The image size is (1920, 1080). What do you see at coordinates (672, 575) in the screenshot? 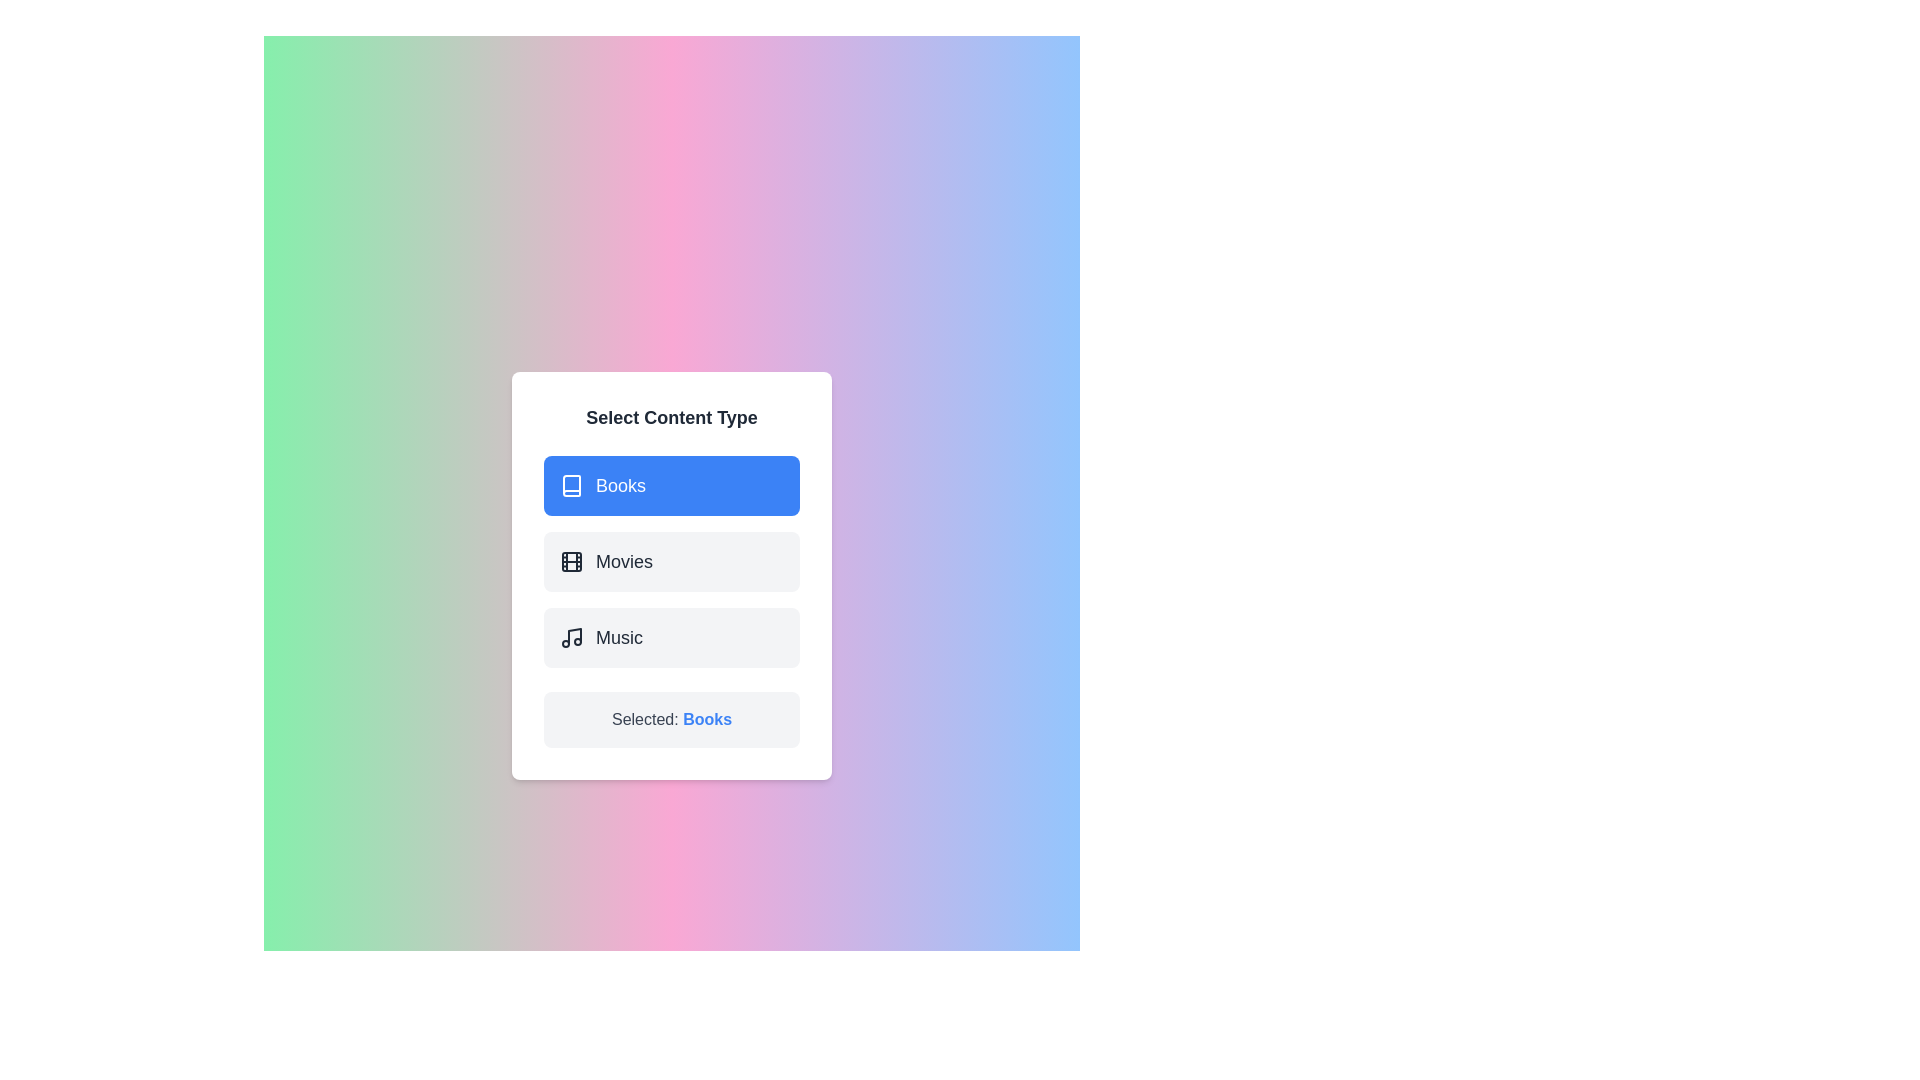
I see `the 'Movies' button, which is a rectangular button with a light gray background and dark gray text, using keyboard controls` at bounding box center [672, 575].